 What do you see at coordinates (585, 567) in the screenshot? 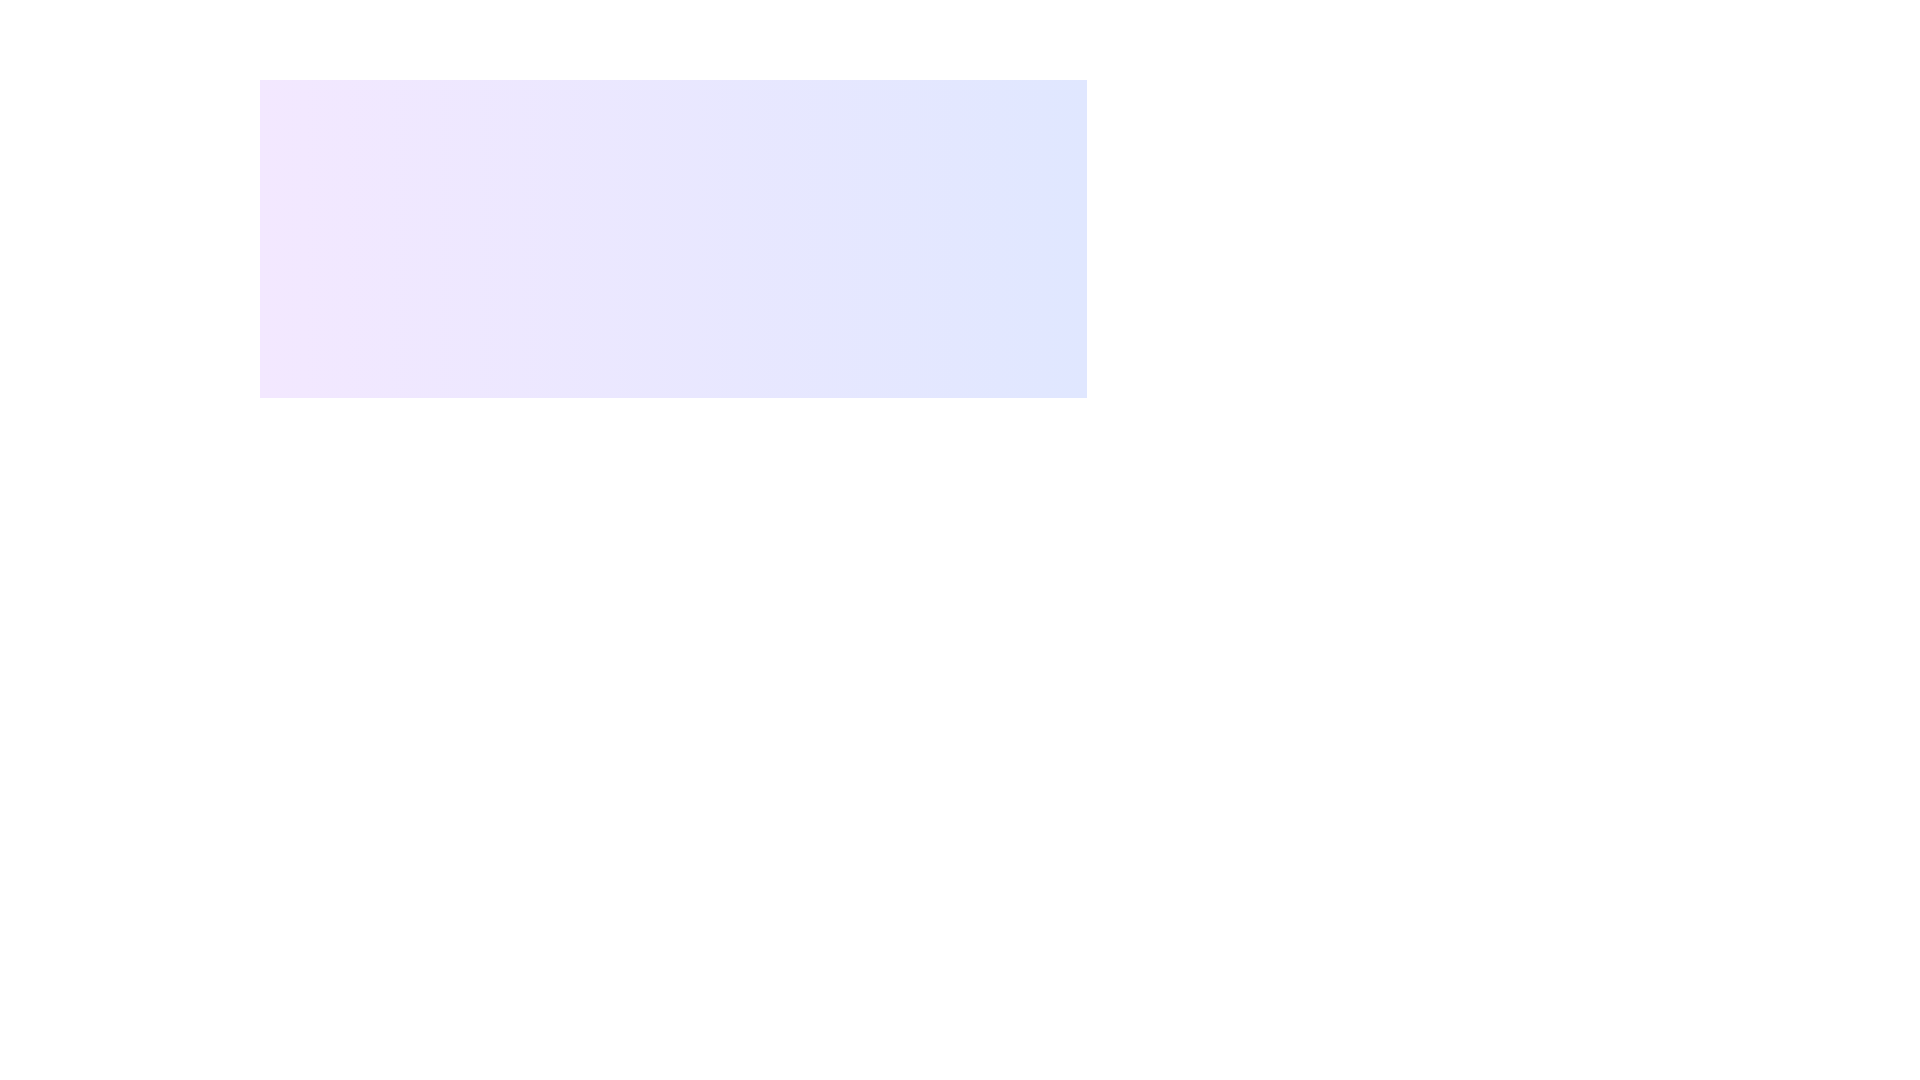
I see `the SVG Circle element, which is a circular shape with a radius of 10 units, positioned at the center of an intersection within an SVG representation` at bounding box center [585, 567].